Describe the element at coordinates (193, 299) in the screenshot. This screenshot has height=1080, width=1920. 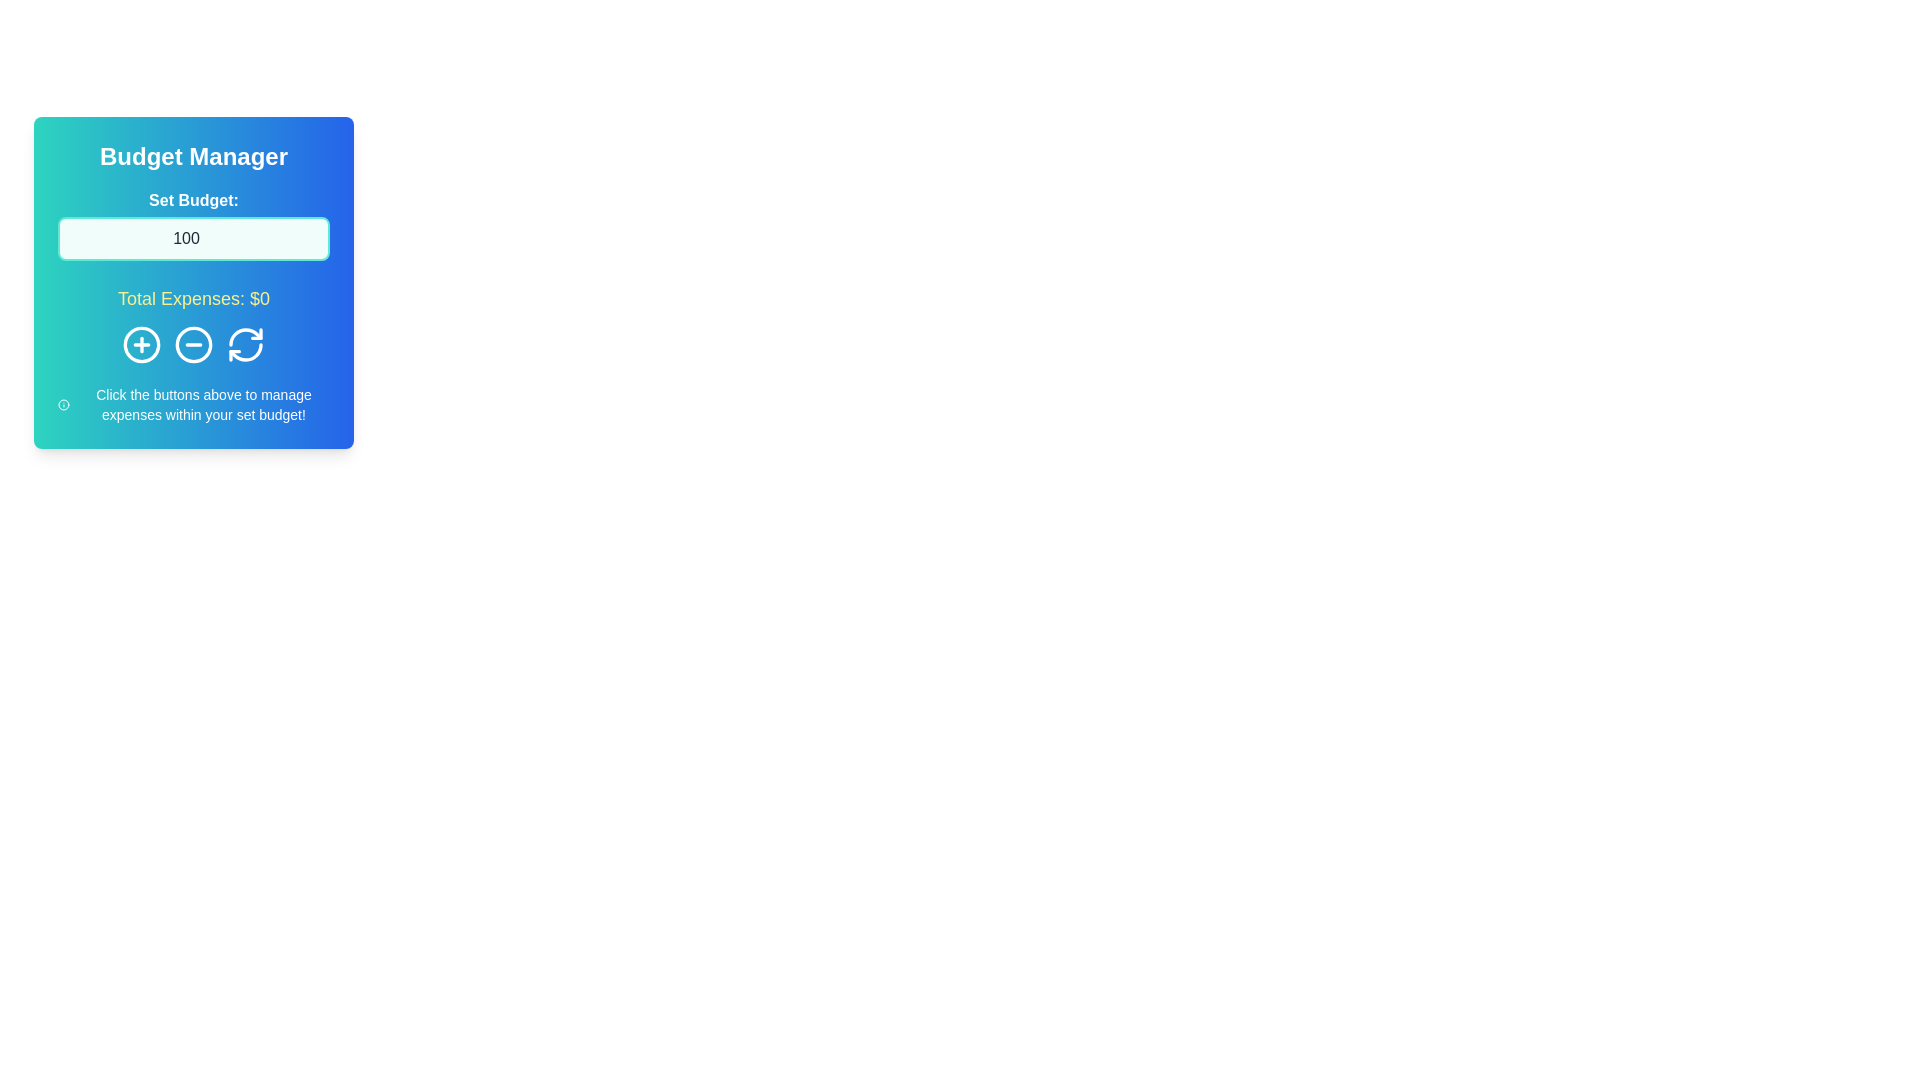
I see `the Static Text element that displays the current total expenses in the 'Budget Manager' card interface, located centrally below the 'Set Budget' field` at that location.